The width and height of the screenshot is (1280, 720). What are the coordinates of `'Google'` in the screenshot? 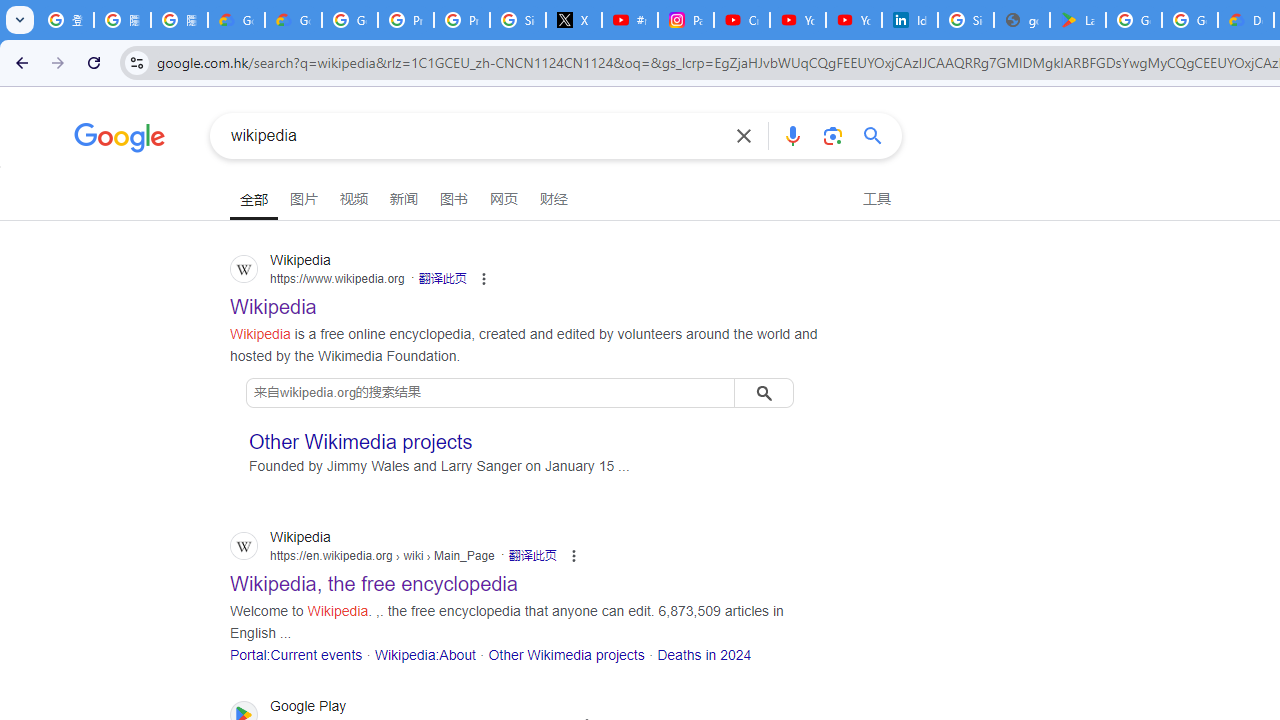 It's located at (119, 138).